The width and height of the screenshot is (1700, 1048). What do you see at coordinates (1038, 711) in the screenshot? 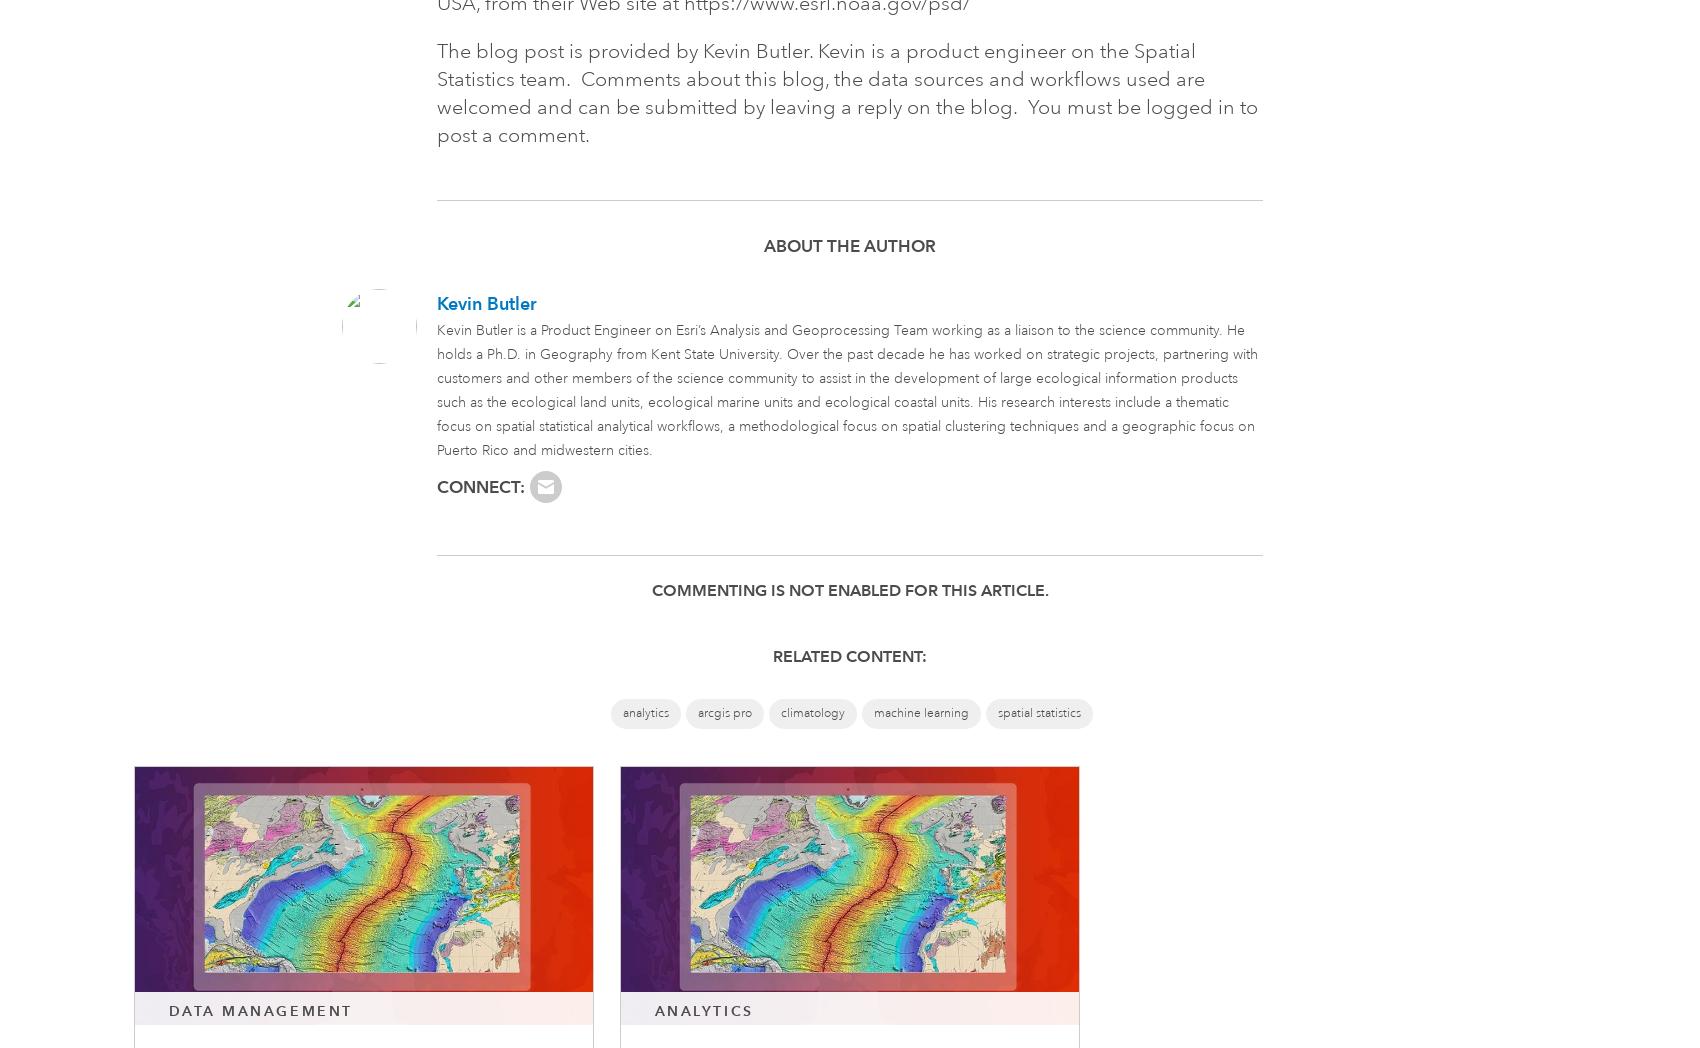
I see `'spatial statistics'` at bounding box center [1038, 711].